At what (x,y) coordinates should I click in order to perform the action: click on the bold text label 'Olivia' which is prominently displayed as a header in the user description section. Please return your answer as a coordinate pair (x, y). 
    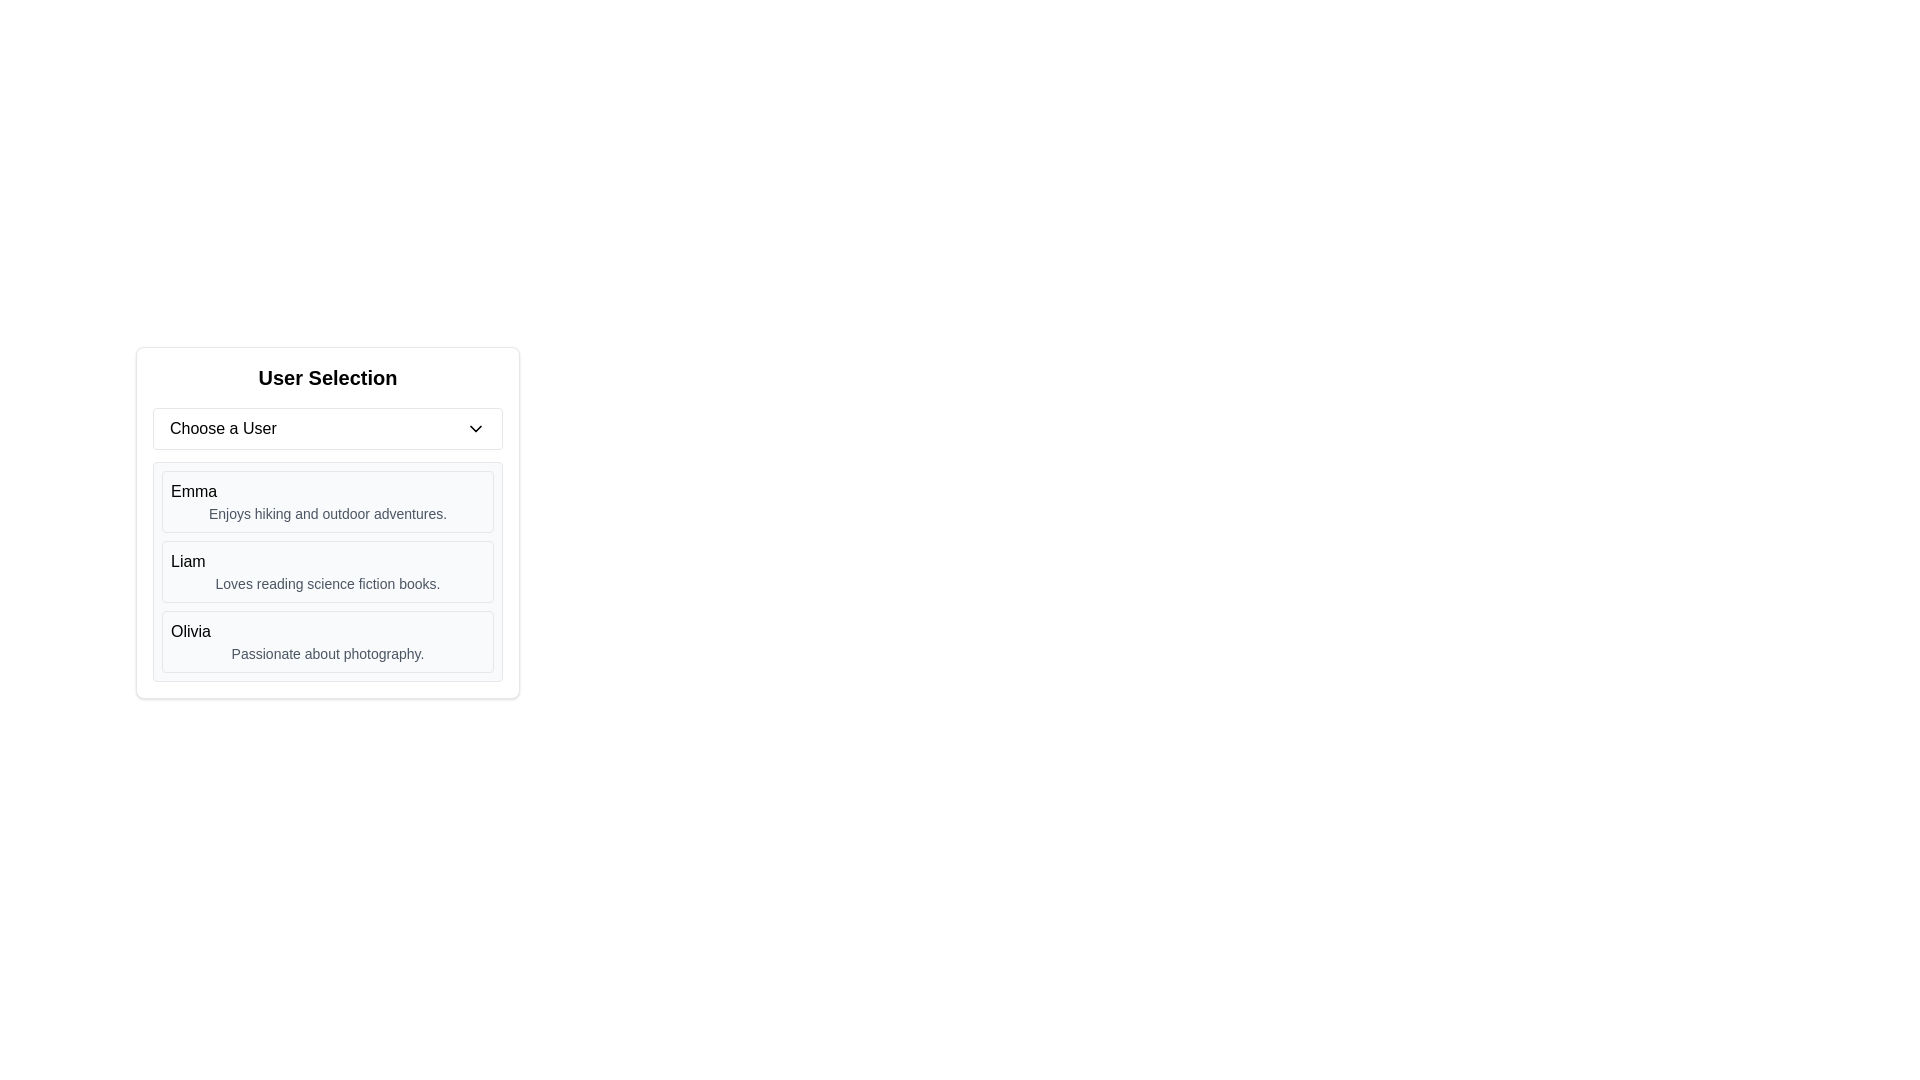
    Looking at the image, I should click on (191, 632).